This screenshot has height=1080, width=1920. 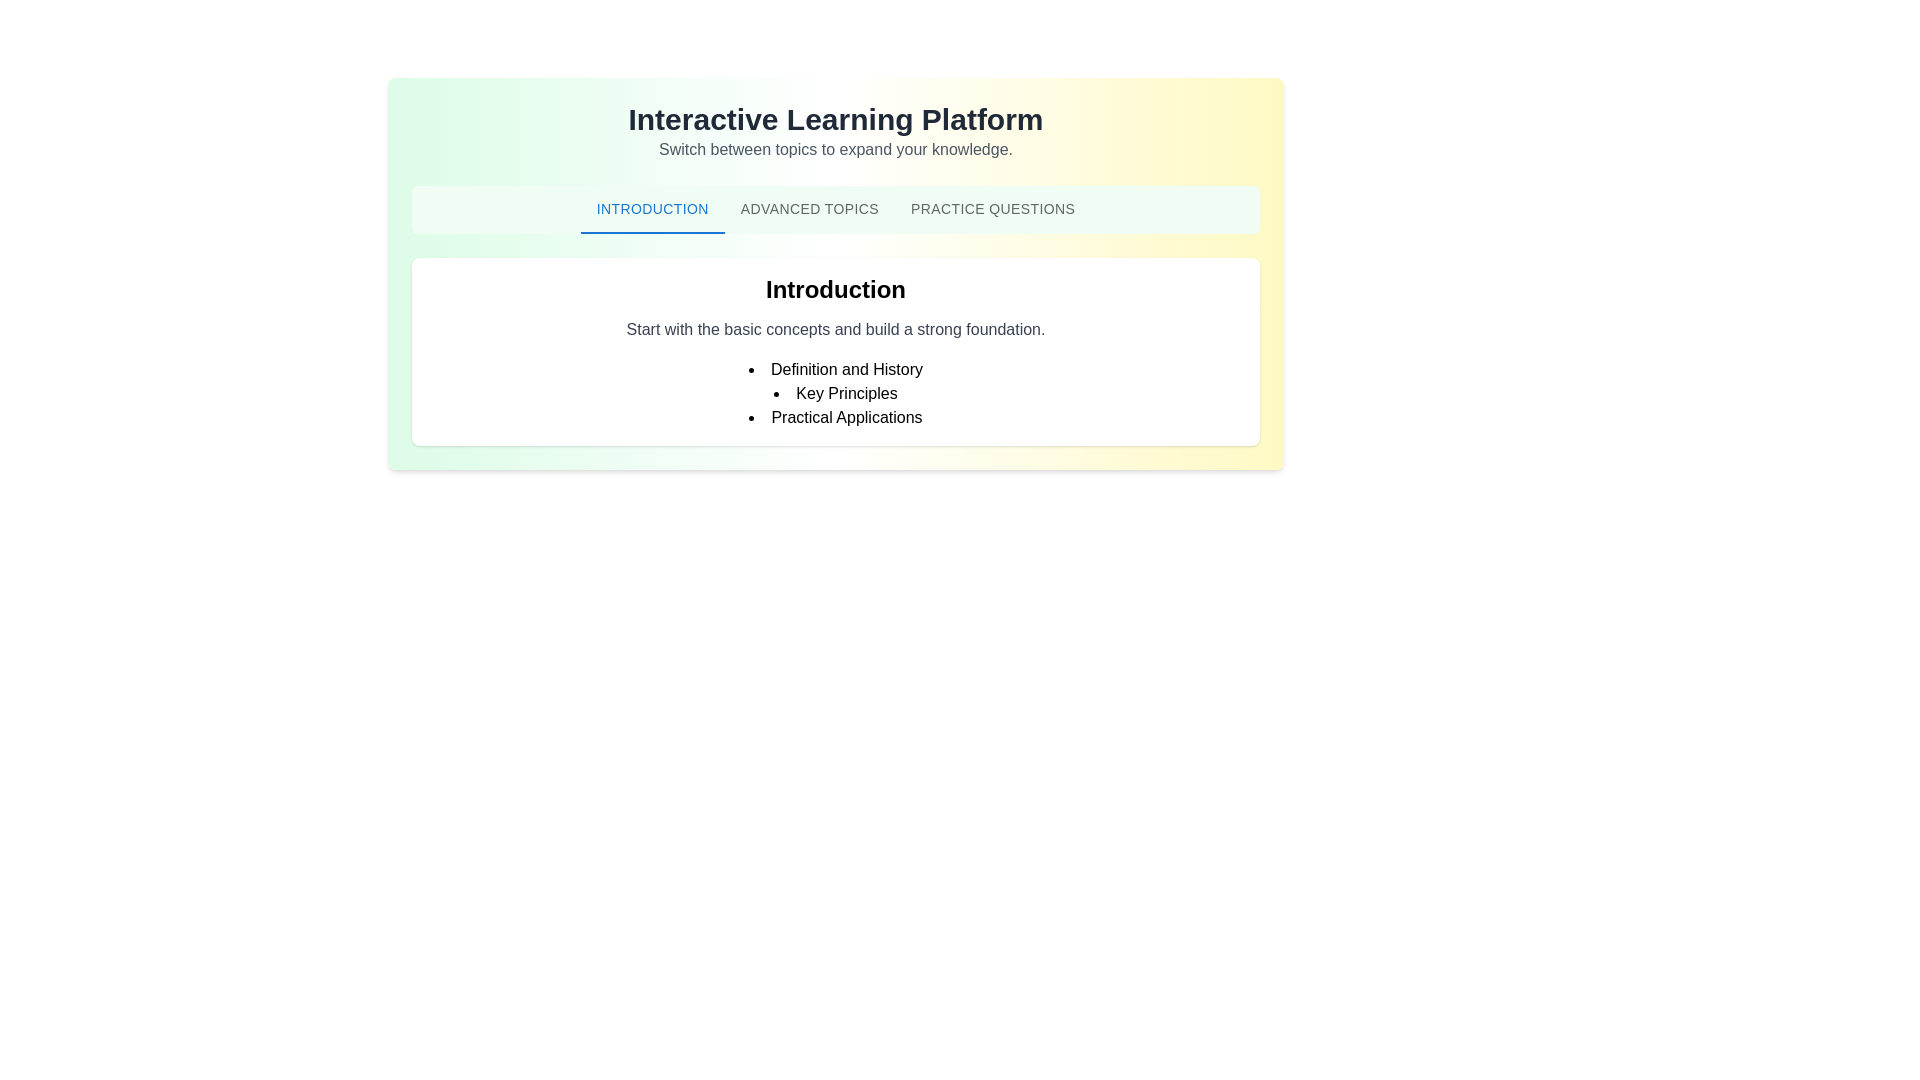 What do you see at coordinates (835, 393) in the screenshot?
I see `the bullet point entry labeled 'Key Principles' in the 'Introduction' section of the page` at bounding box center [835, 393].